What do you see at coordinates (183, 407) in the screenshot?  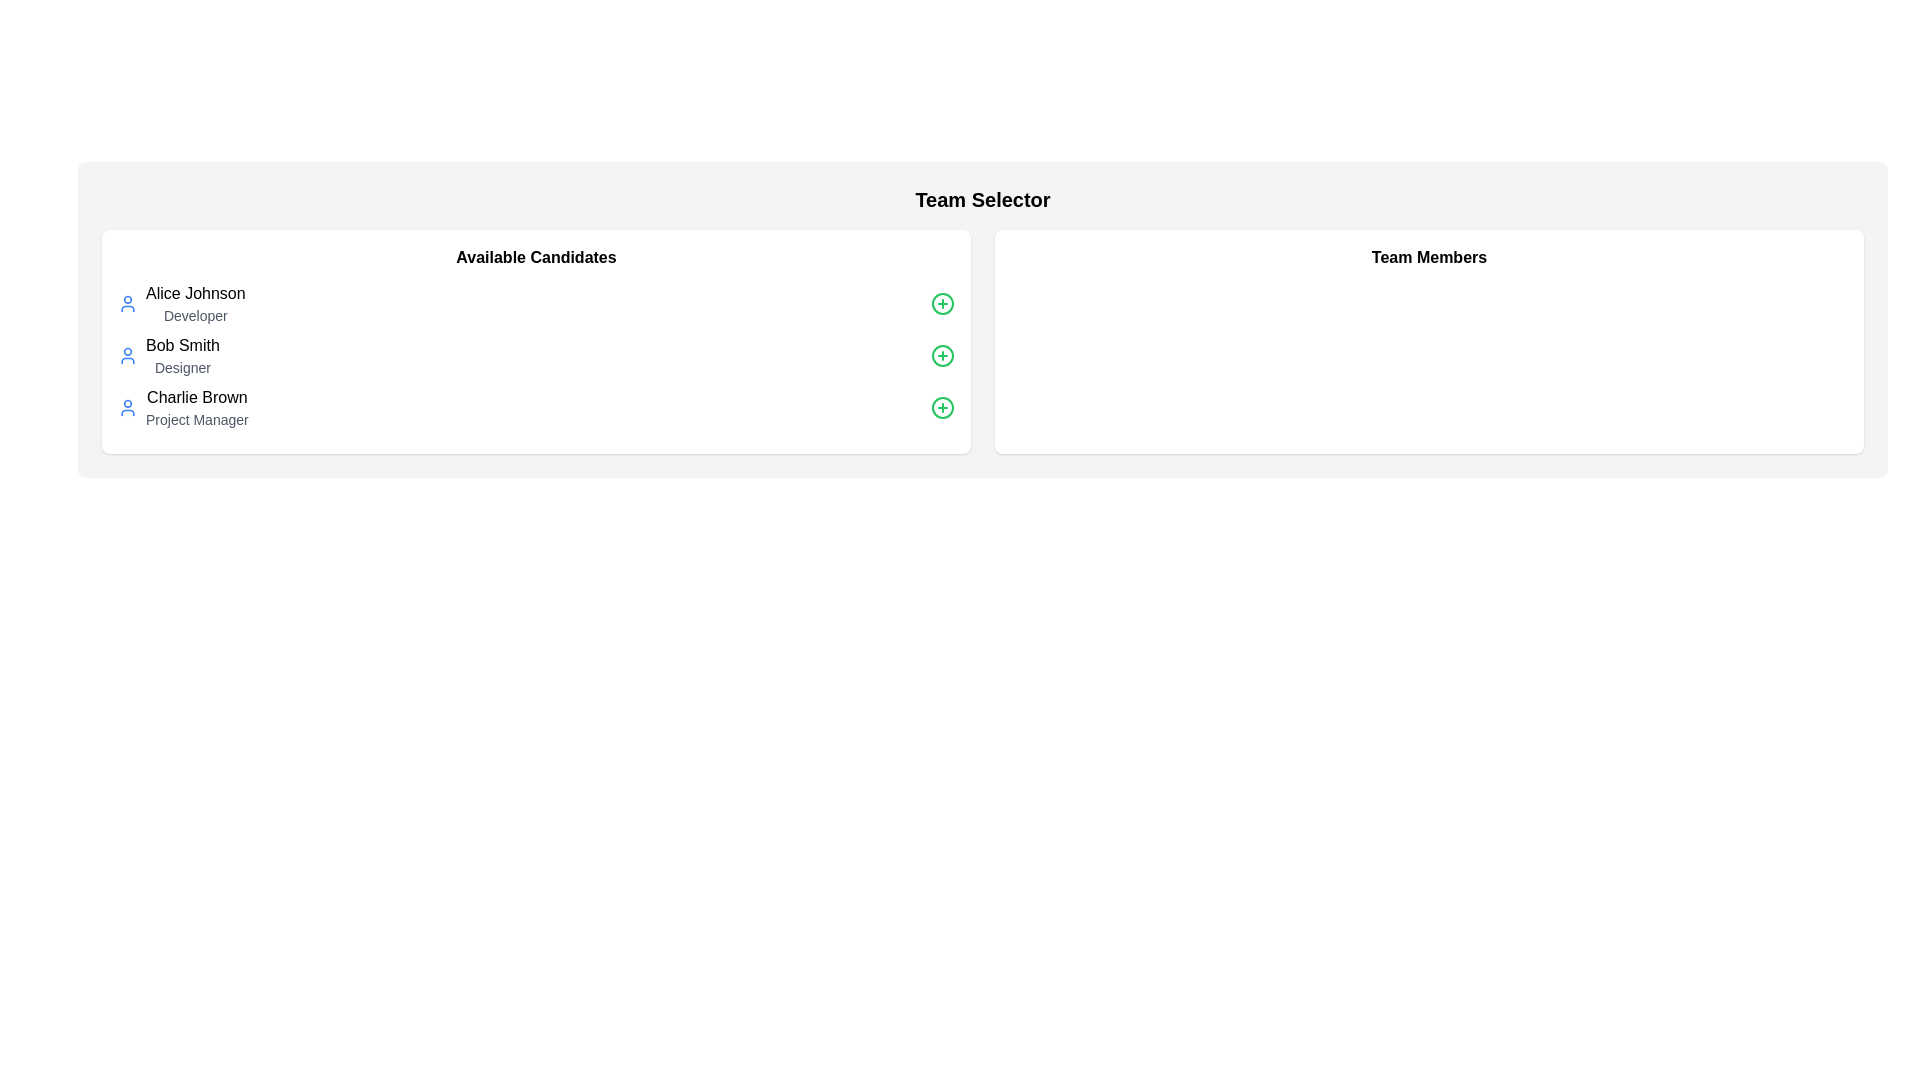 I see `to select the candidate named 'Charlie Brown', who is a 'Project Manager', located as the third entry in the 'Available Candidates' section of the left panel` at bounding box center [183, 407].